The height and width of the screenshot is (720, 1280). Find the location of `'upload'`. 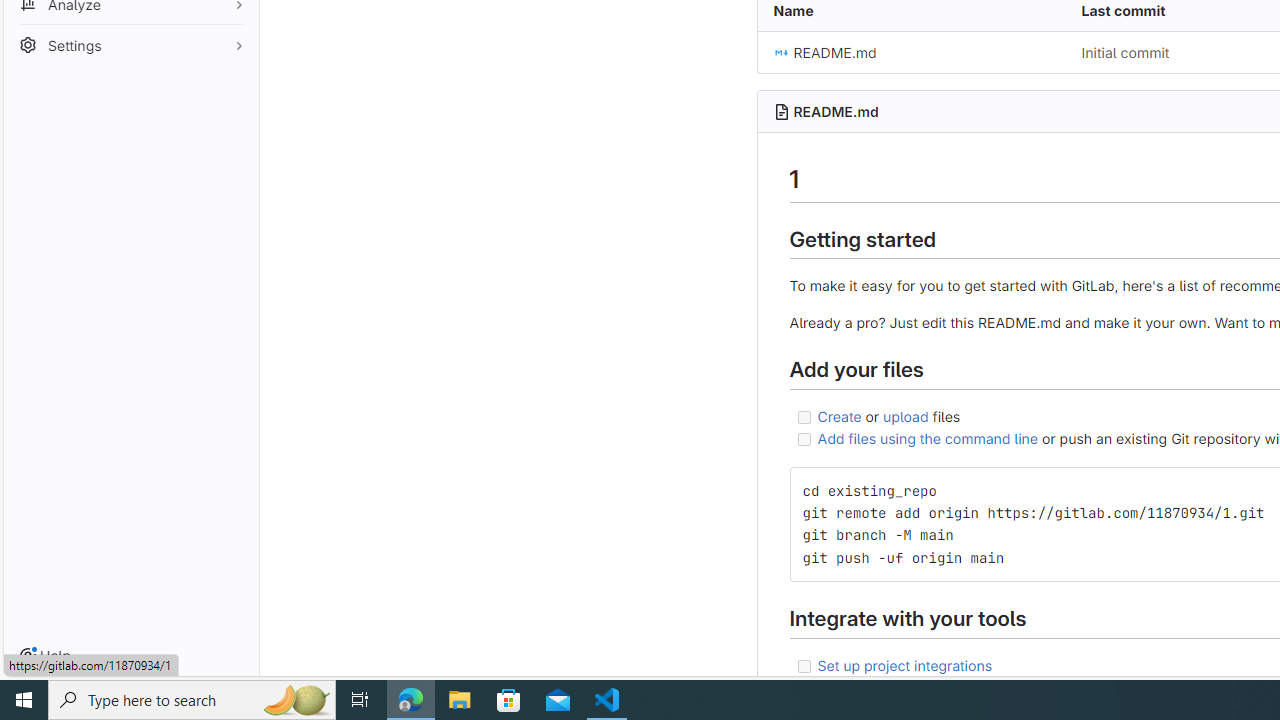

'upload' is located at coordinates (905, 414).